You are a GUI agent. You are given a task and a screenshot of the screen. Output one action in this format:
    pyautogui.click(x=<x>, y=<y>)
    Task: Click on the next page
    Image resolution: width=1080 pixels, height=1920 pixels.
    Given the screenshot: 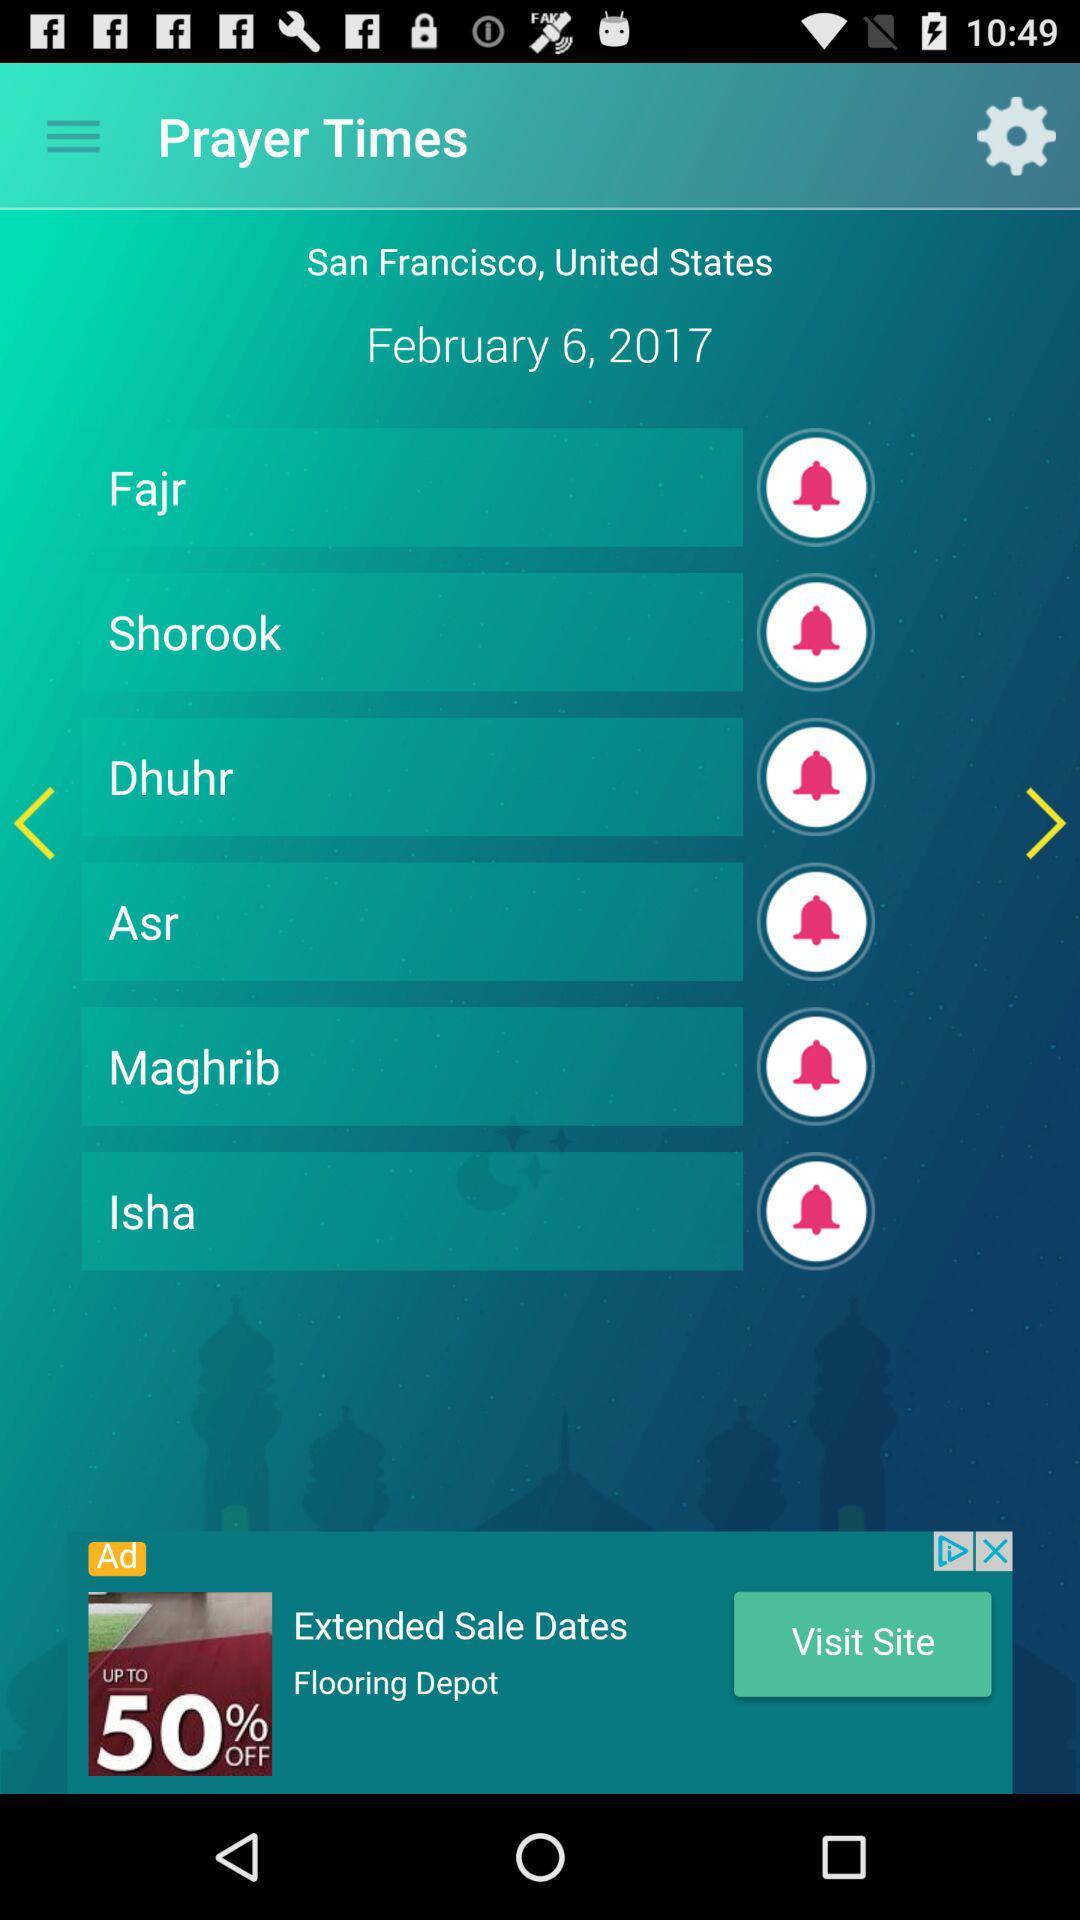 What is the action you would take?
    pyautogui.click(x=1045, y=823)
    